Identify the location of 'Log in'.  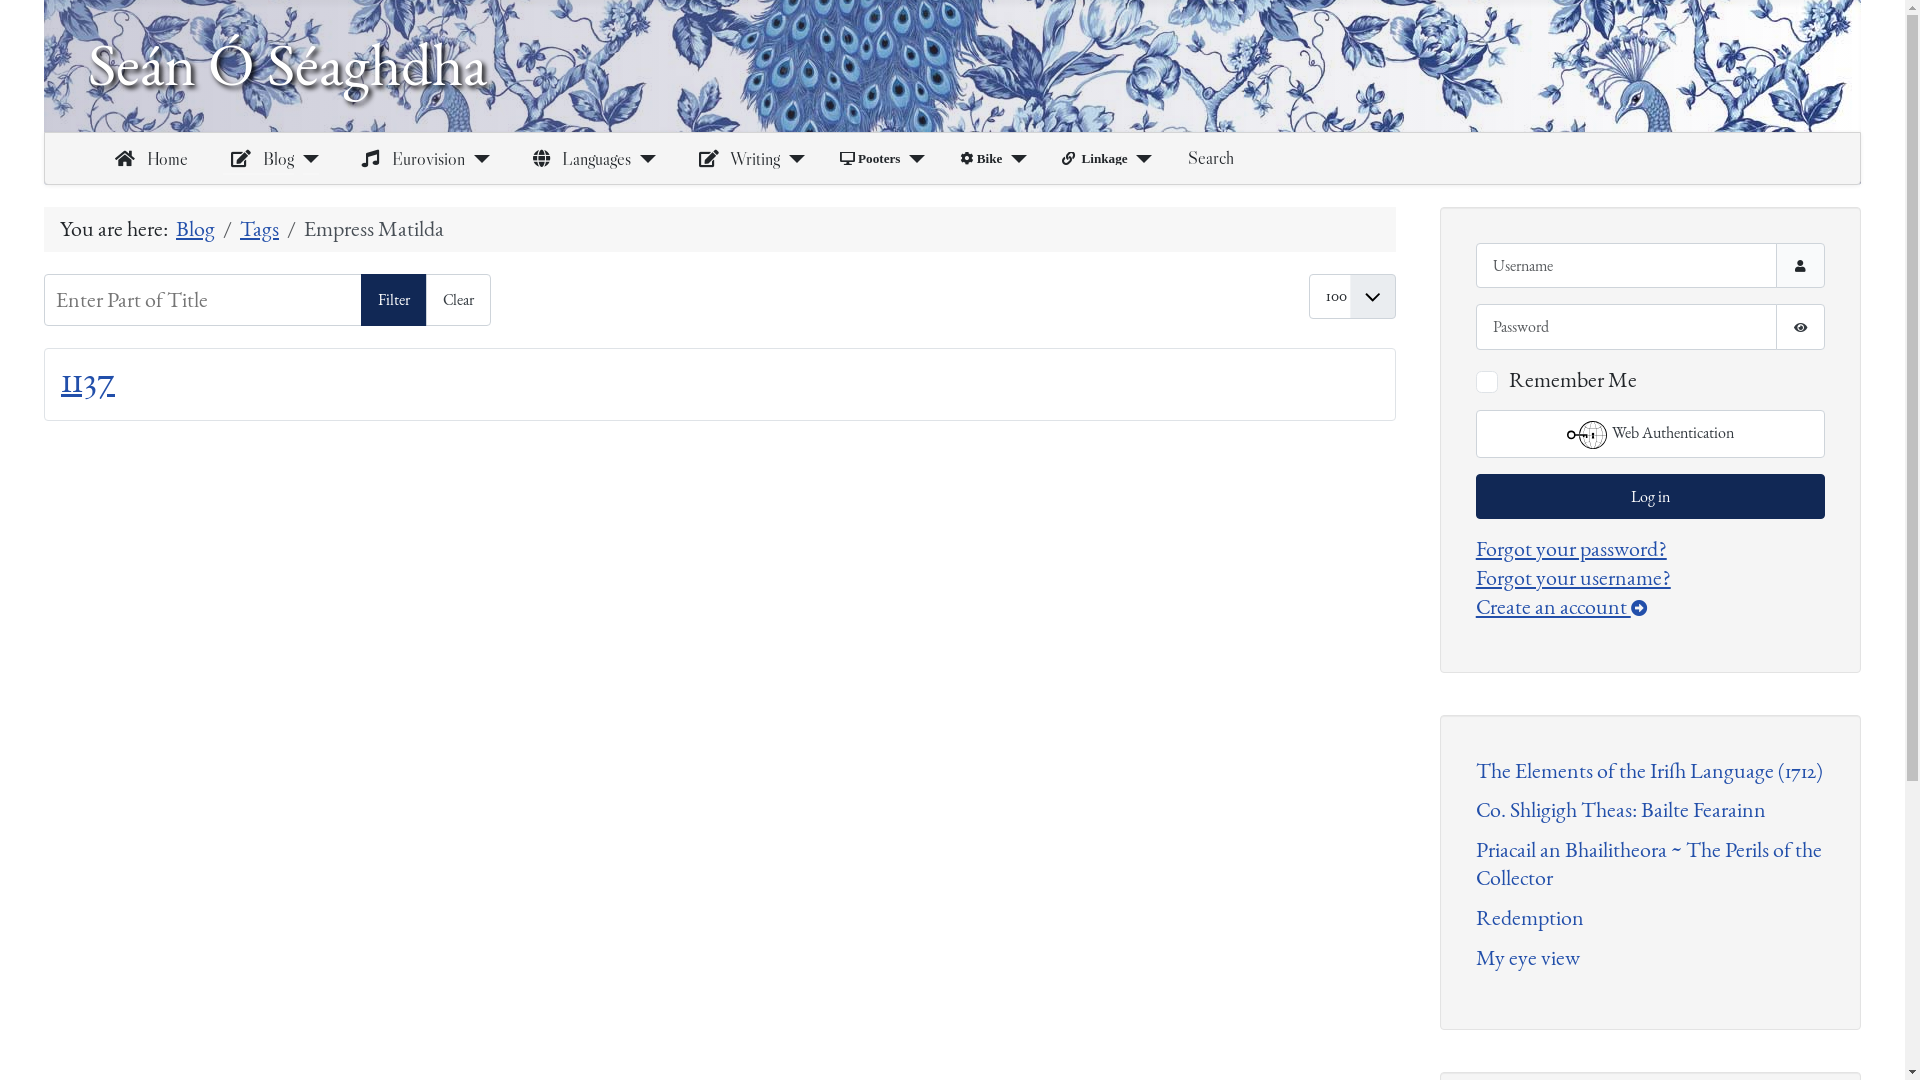
(1650, 495).